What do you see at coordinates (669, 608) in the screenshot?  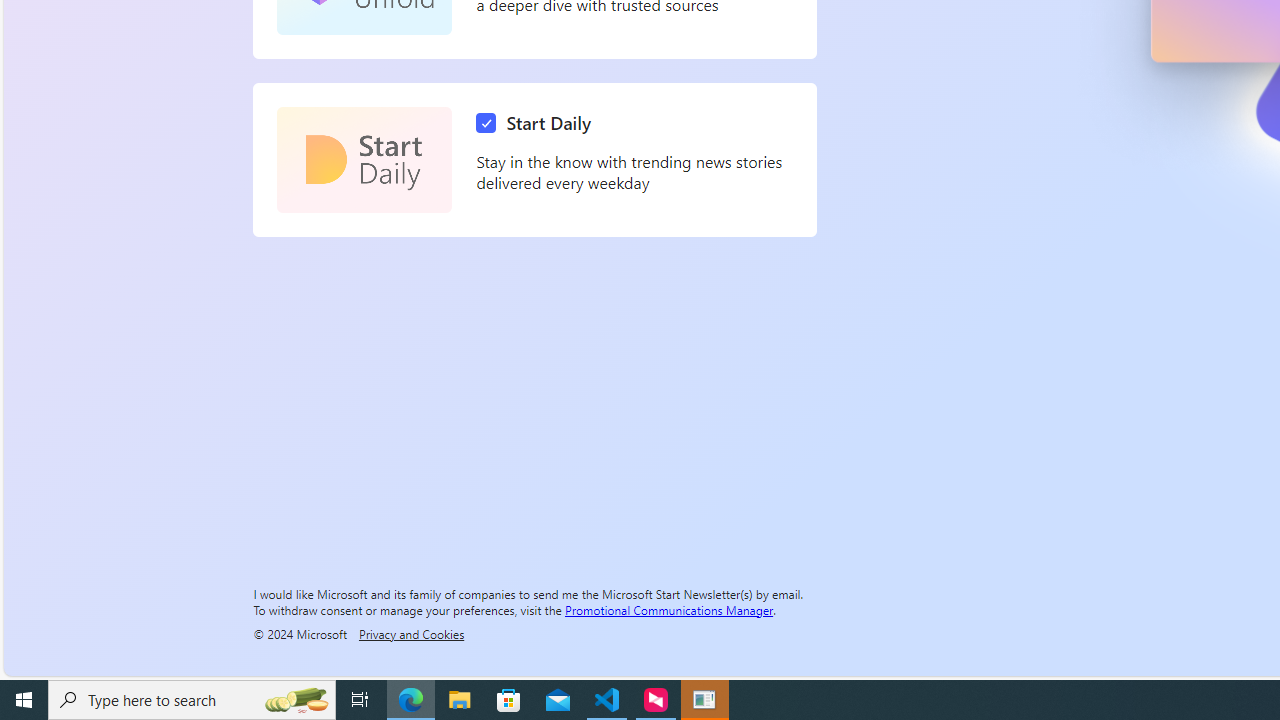 I see `'Promotional Communications Manager'` at bounding box center [669, 608].